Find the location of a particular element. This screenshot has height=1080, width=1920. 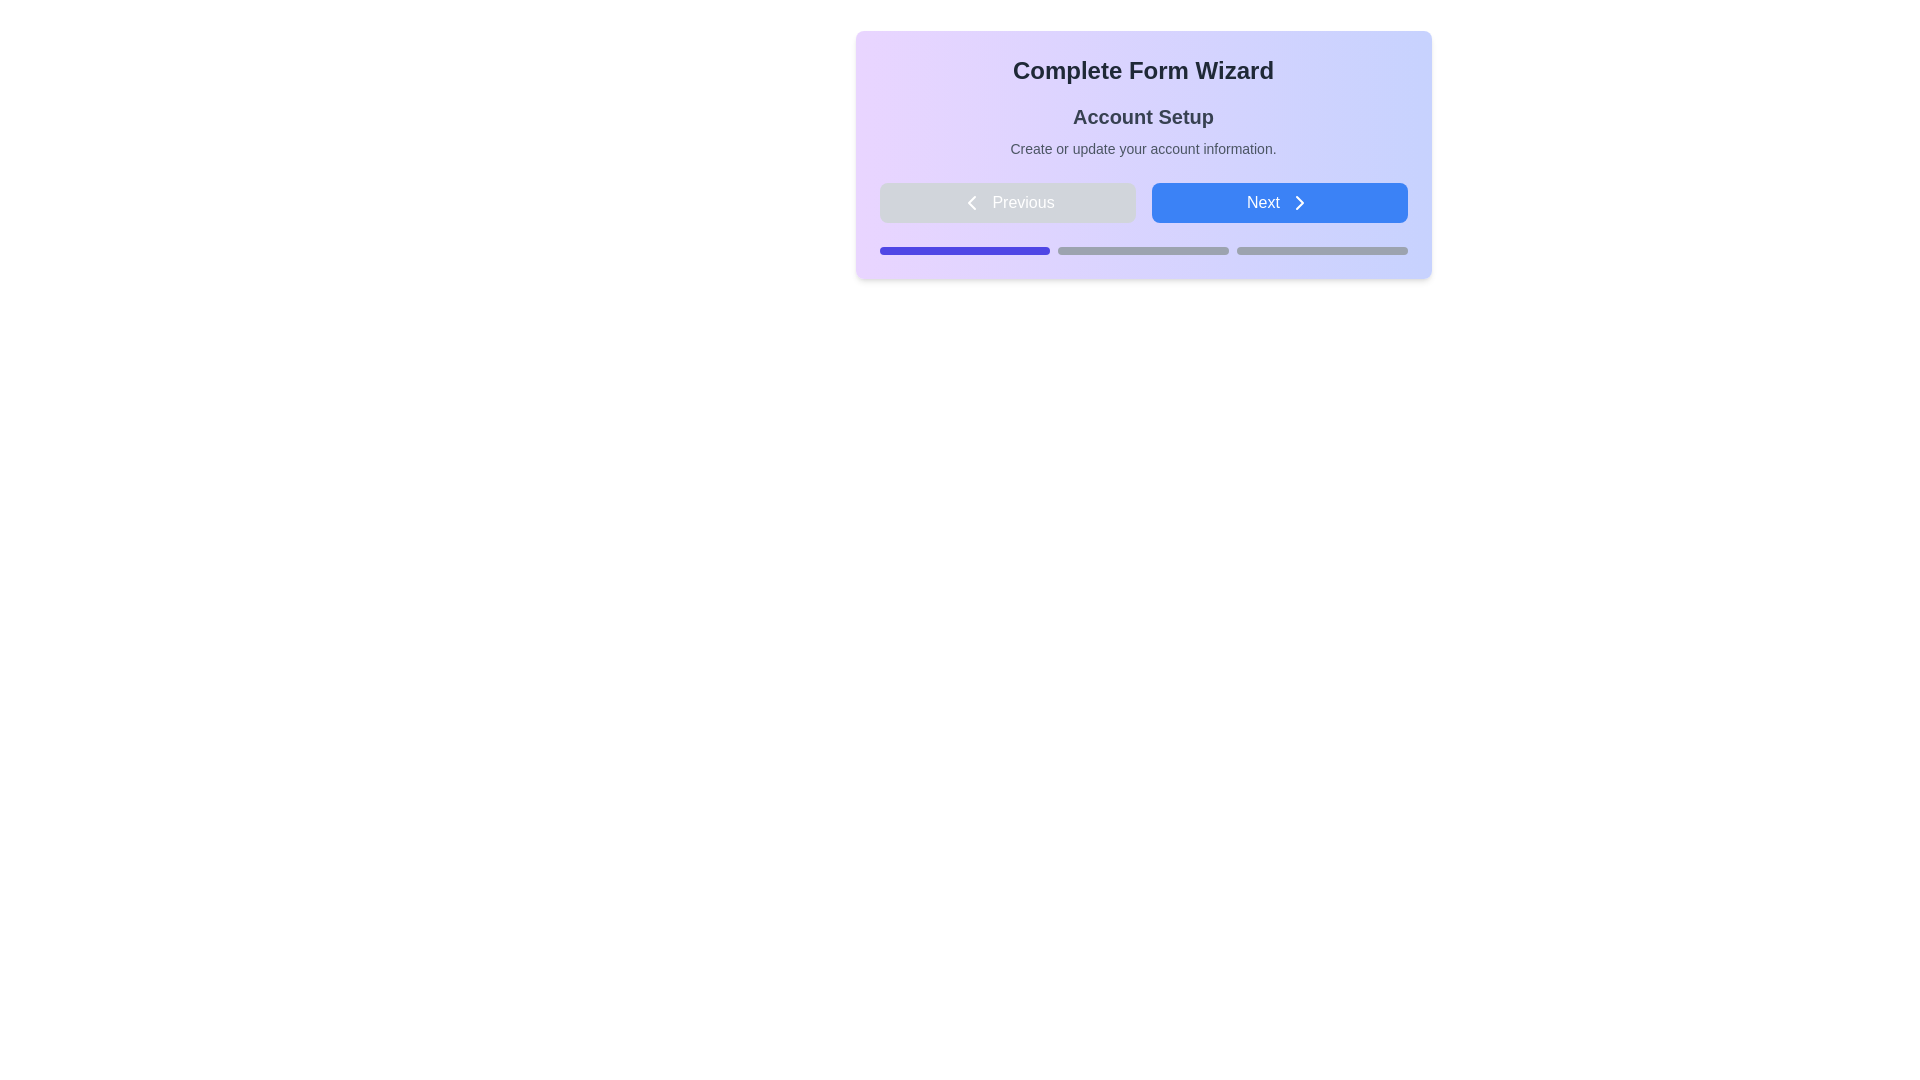

the bold headline text 'Complete Form Wizard' which is styled with a large, centered font on a light gradient background is located at coordinates (1143, 69).